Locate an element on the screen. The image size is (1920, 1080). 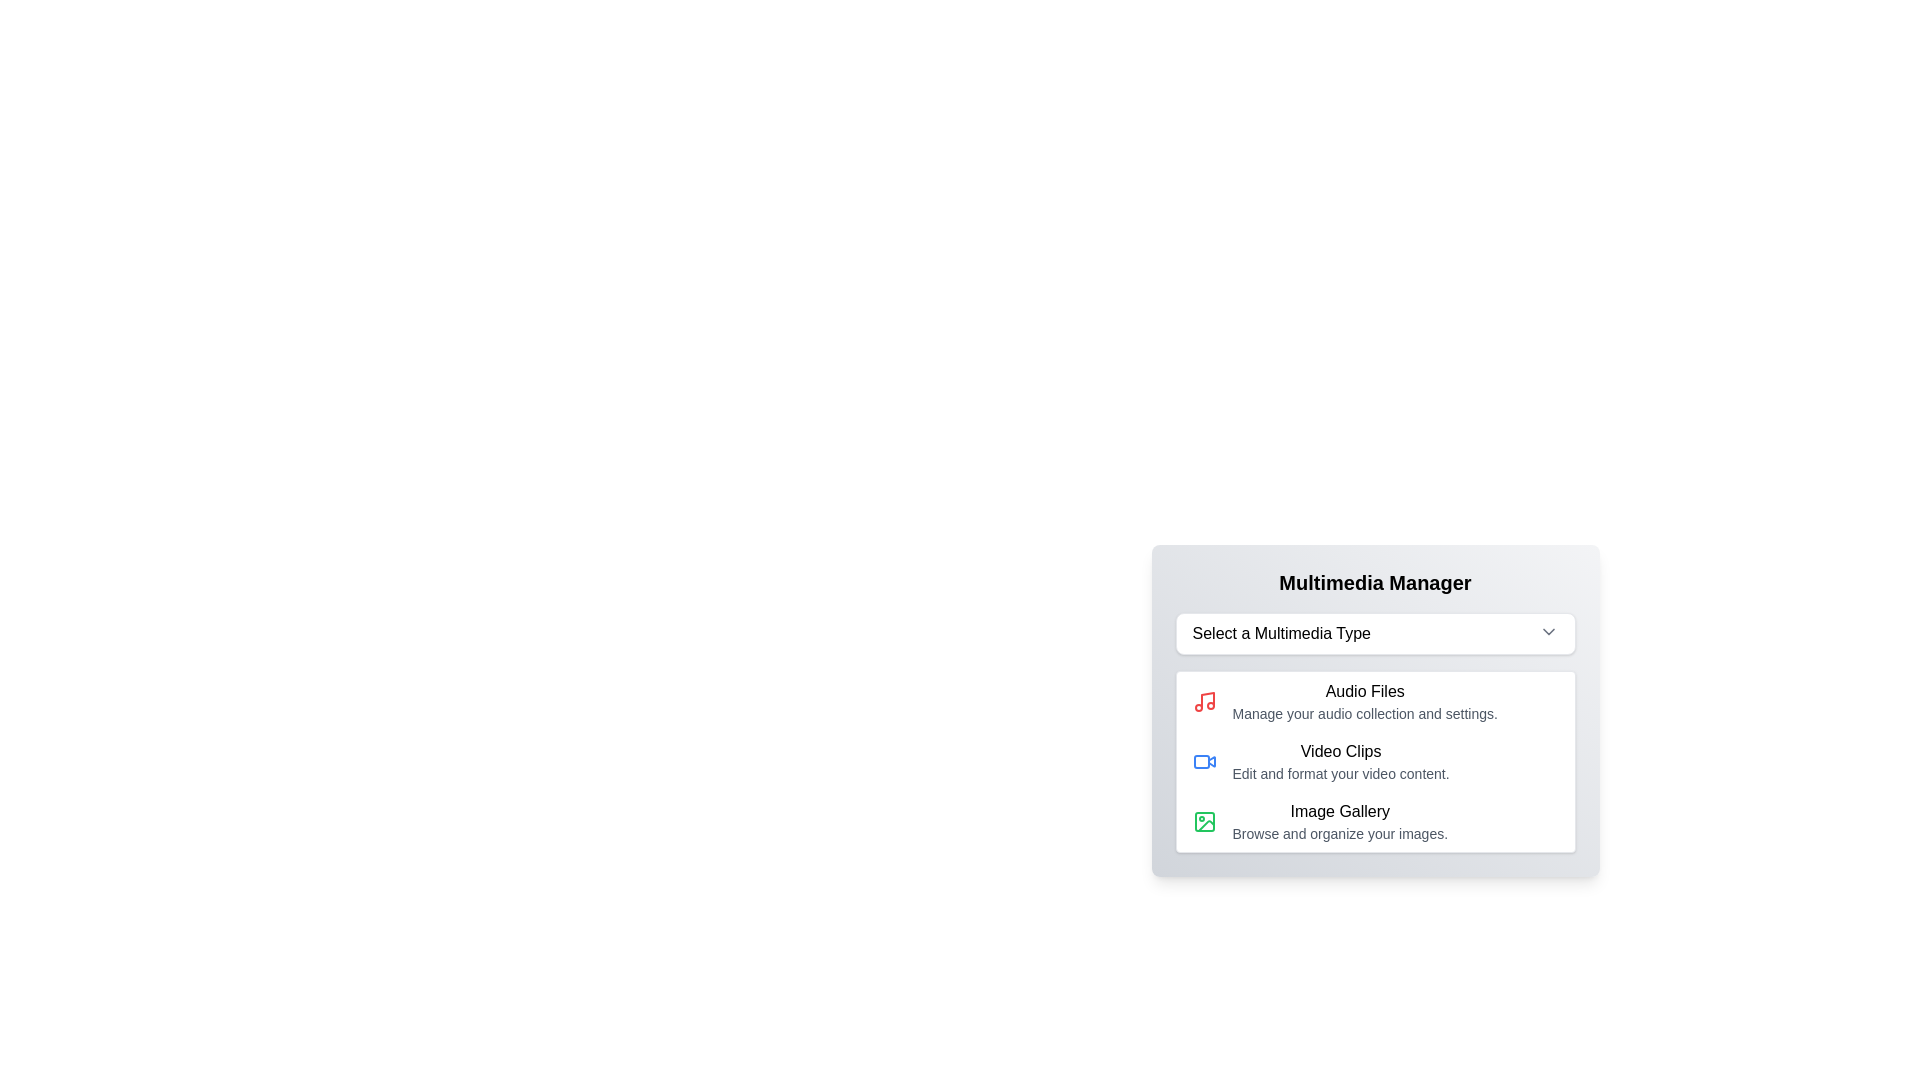
the 'Image Gallery' selectable list item in the Multimedia Manager is located at coordinates (1340, 821).